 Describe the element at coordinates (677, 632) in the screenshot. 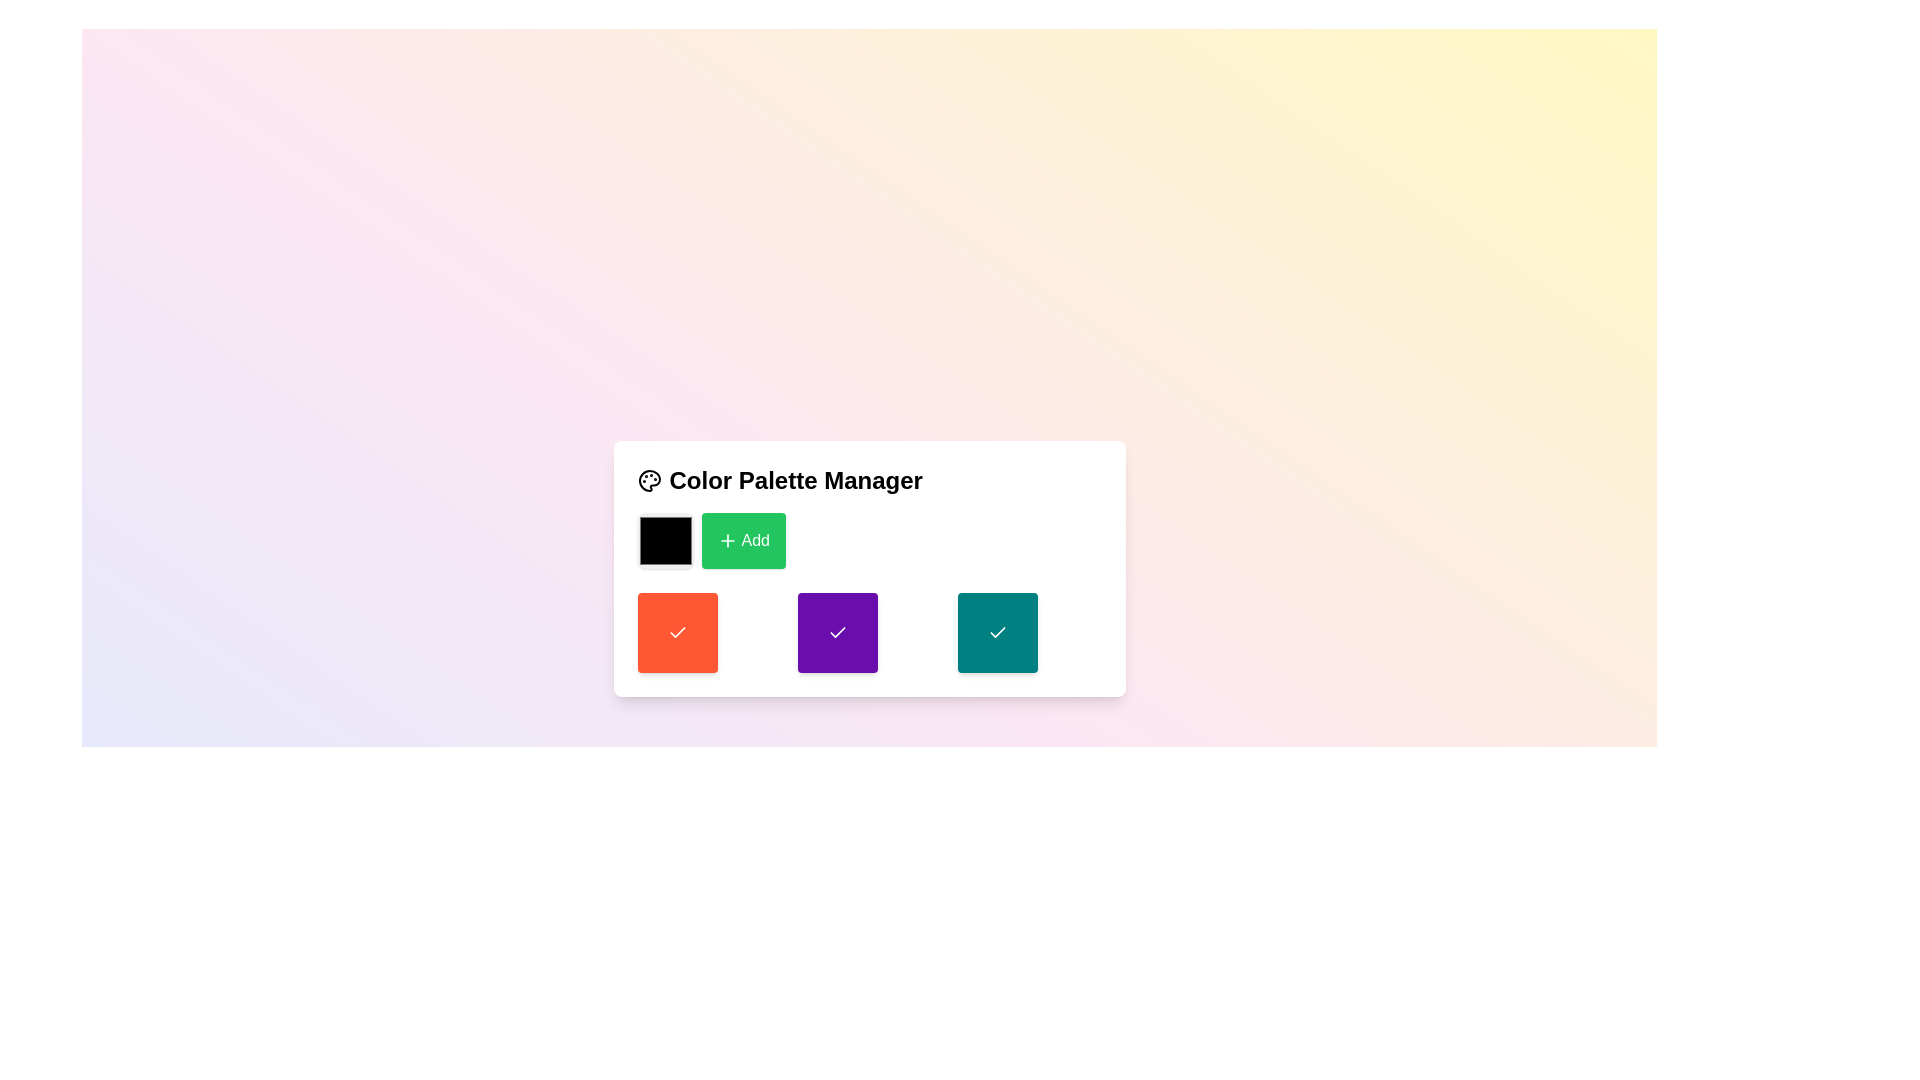

I see `the checkmark icon within the red square to deselect it in the Color Palette Manager interface` at that location.